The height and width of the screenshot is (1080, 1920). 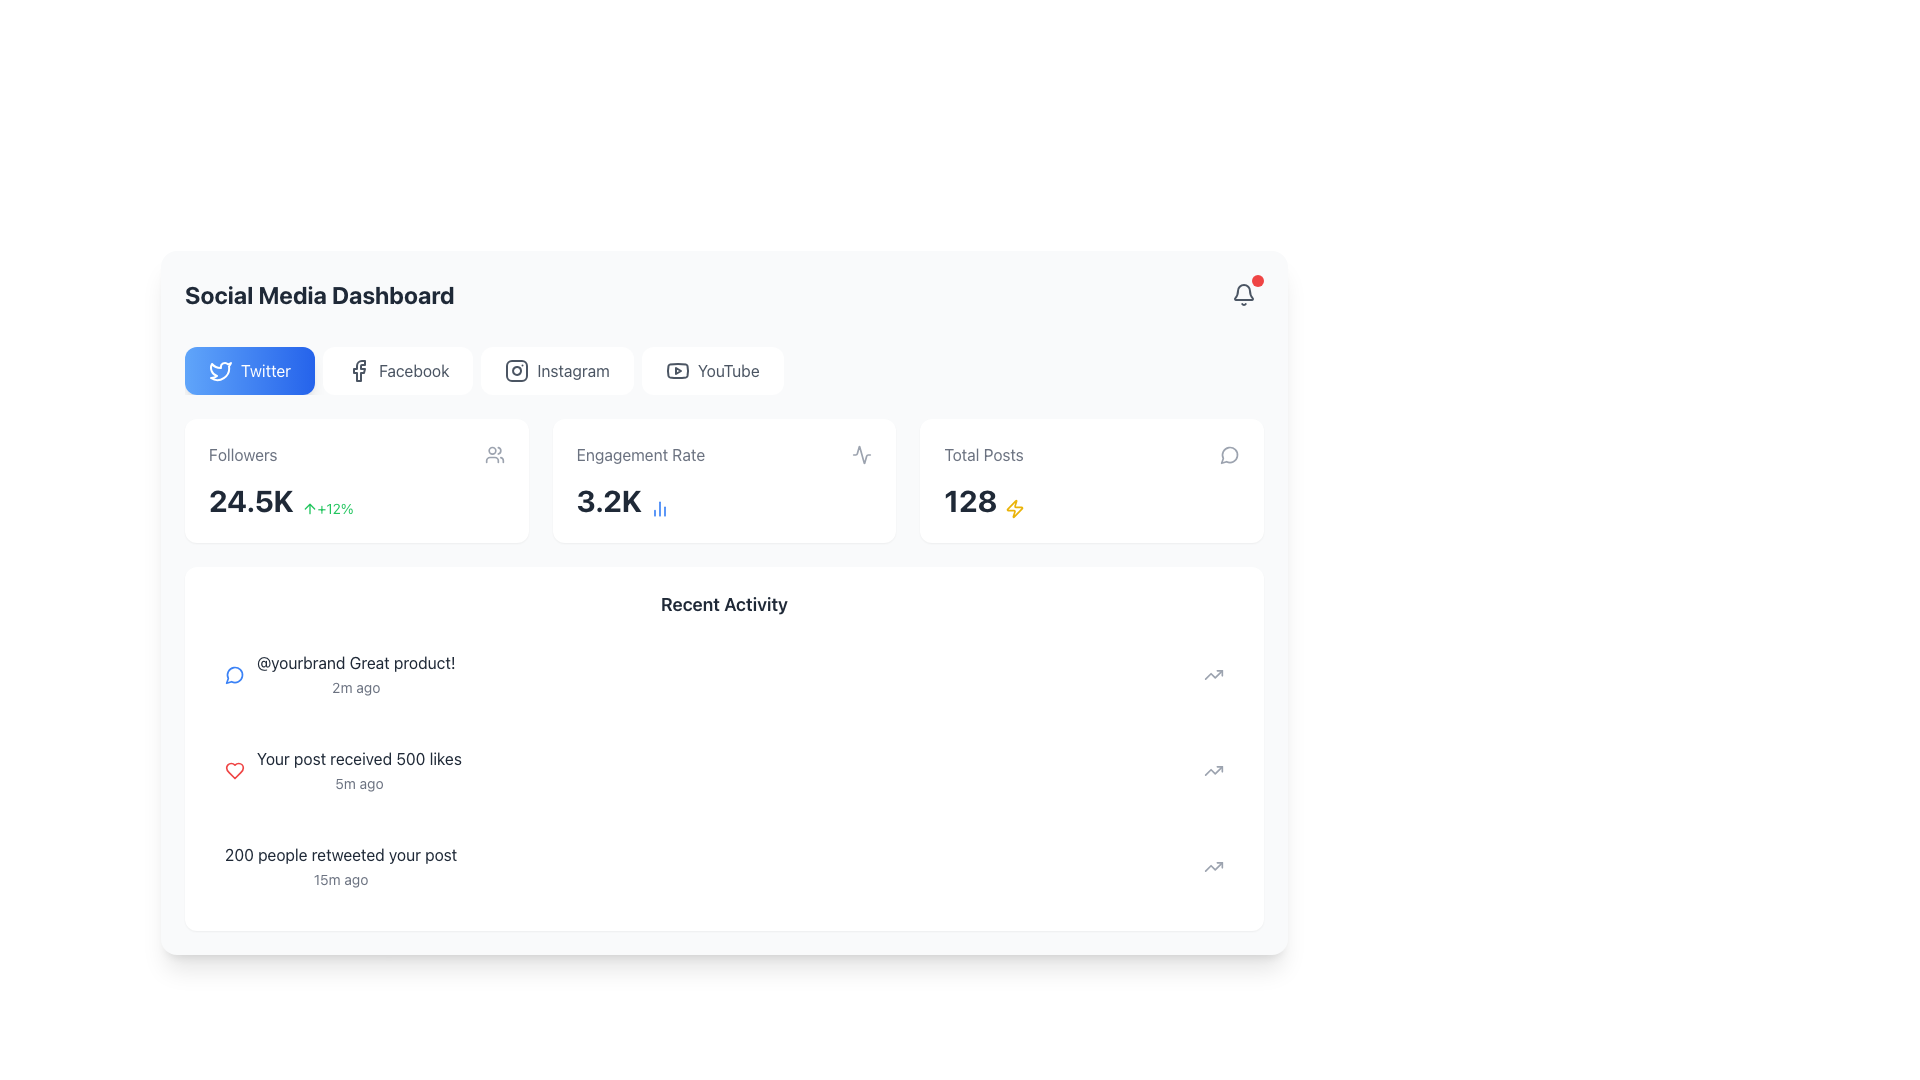 I want to click on the 'Facebook' text label within the button, so click(x=413, y=370).